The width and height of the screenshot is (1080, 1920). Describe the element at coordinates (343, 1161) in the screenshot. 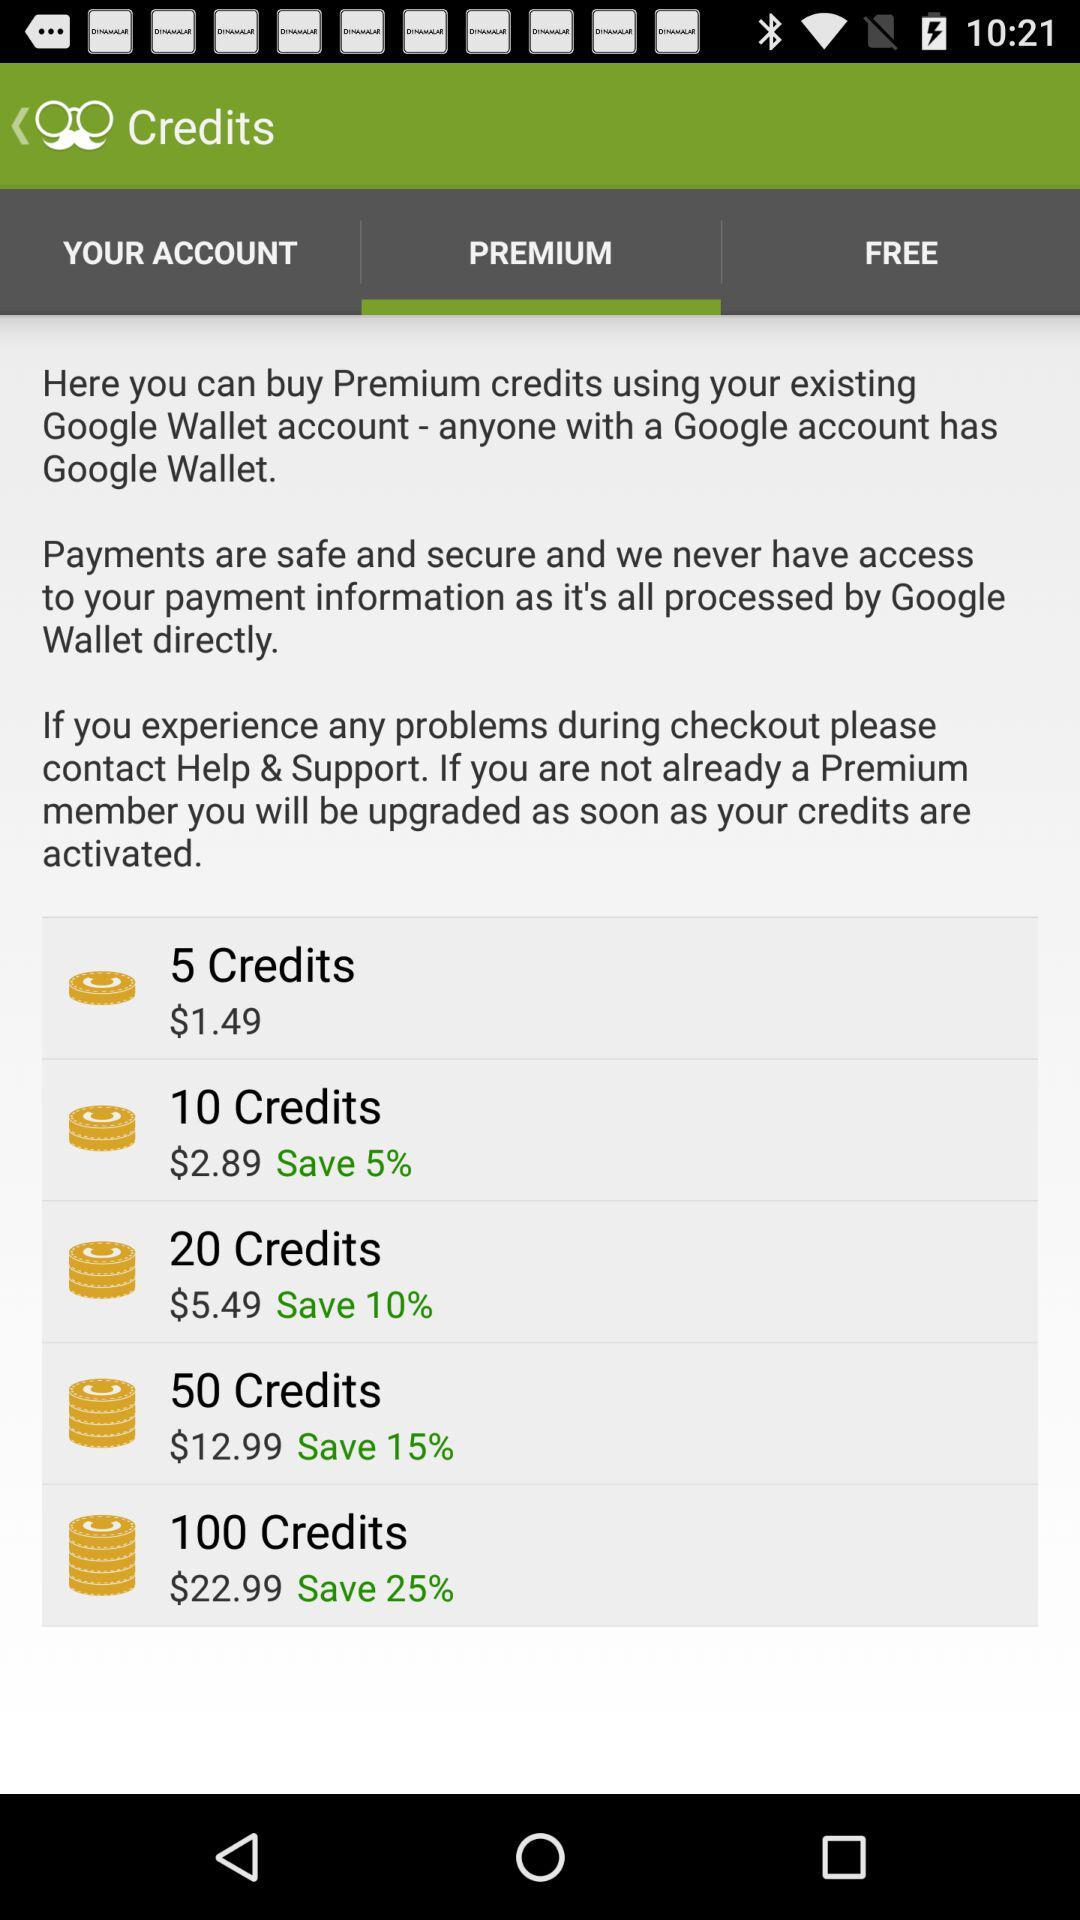

I see `app next to $2.89 icon` at that location.